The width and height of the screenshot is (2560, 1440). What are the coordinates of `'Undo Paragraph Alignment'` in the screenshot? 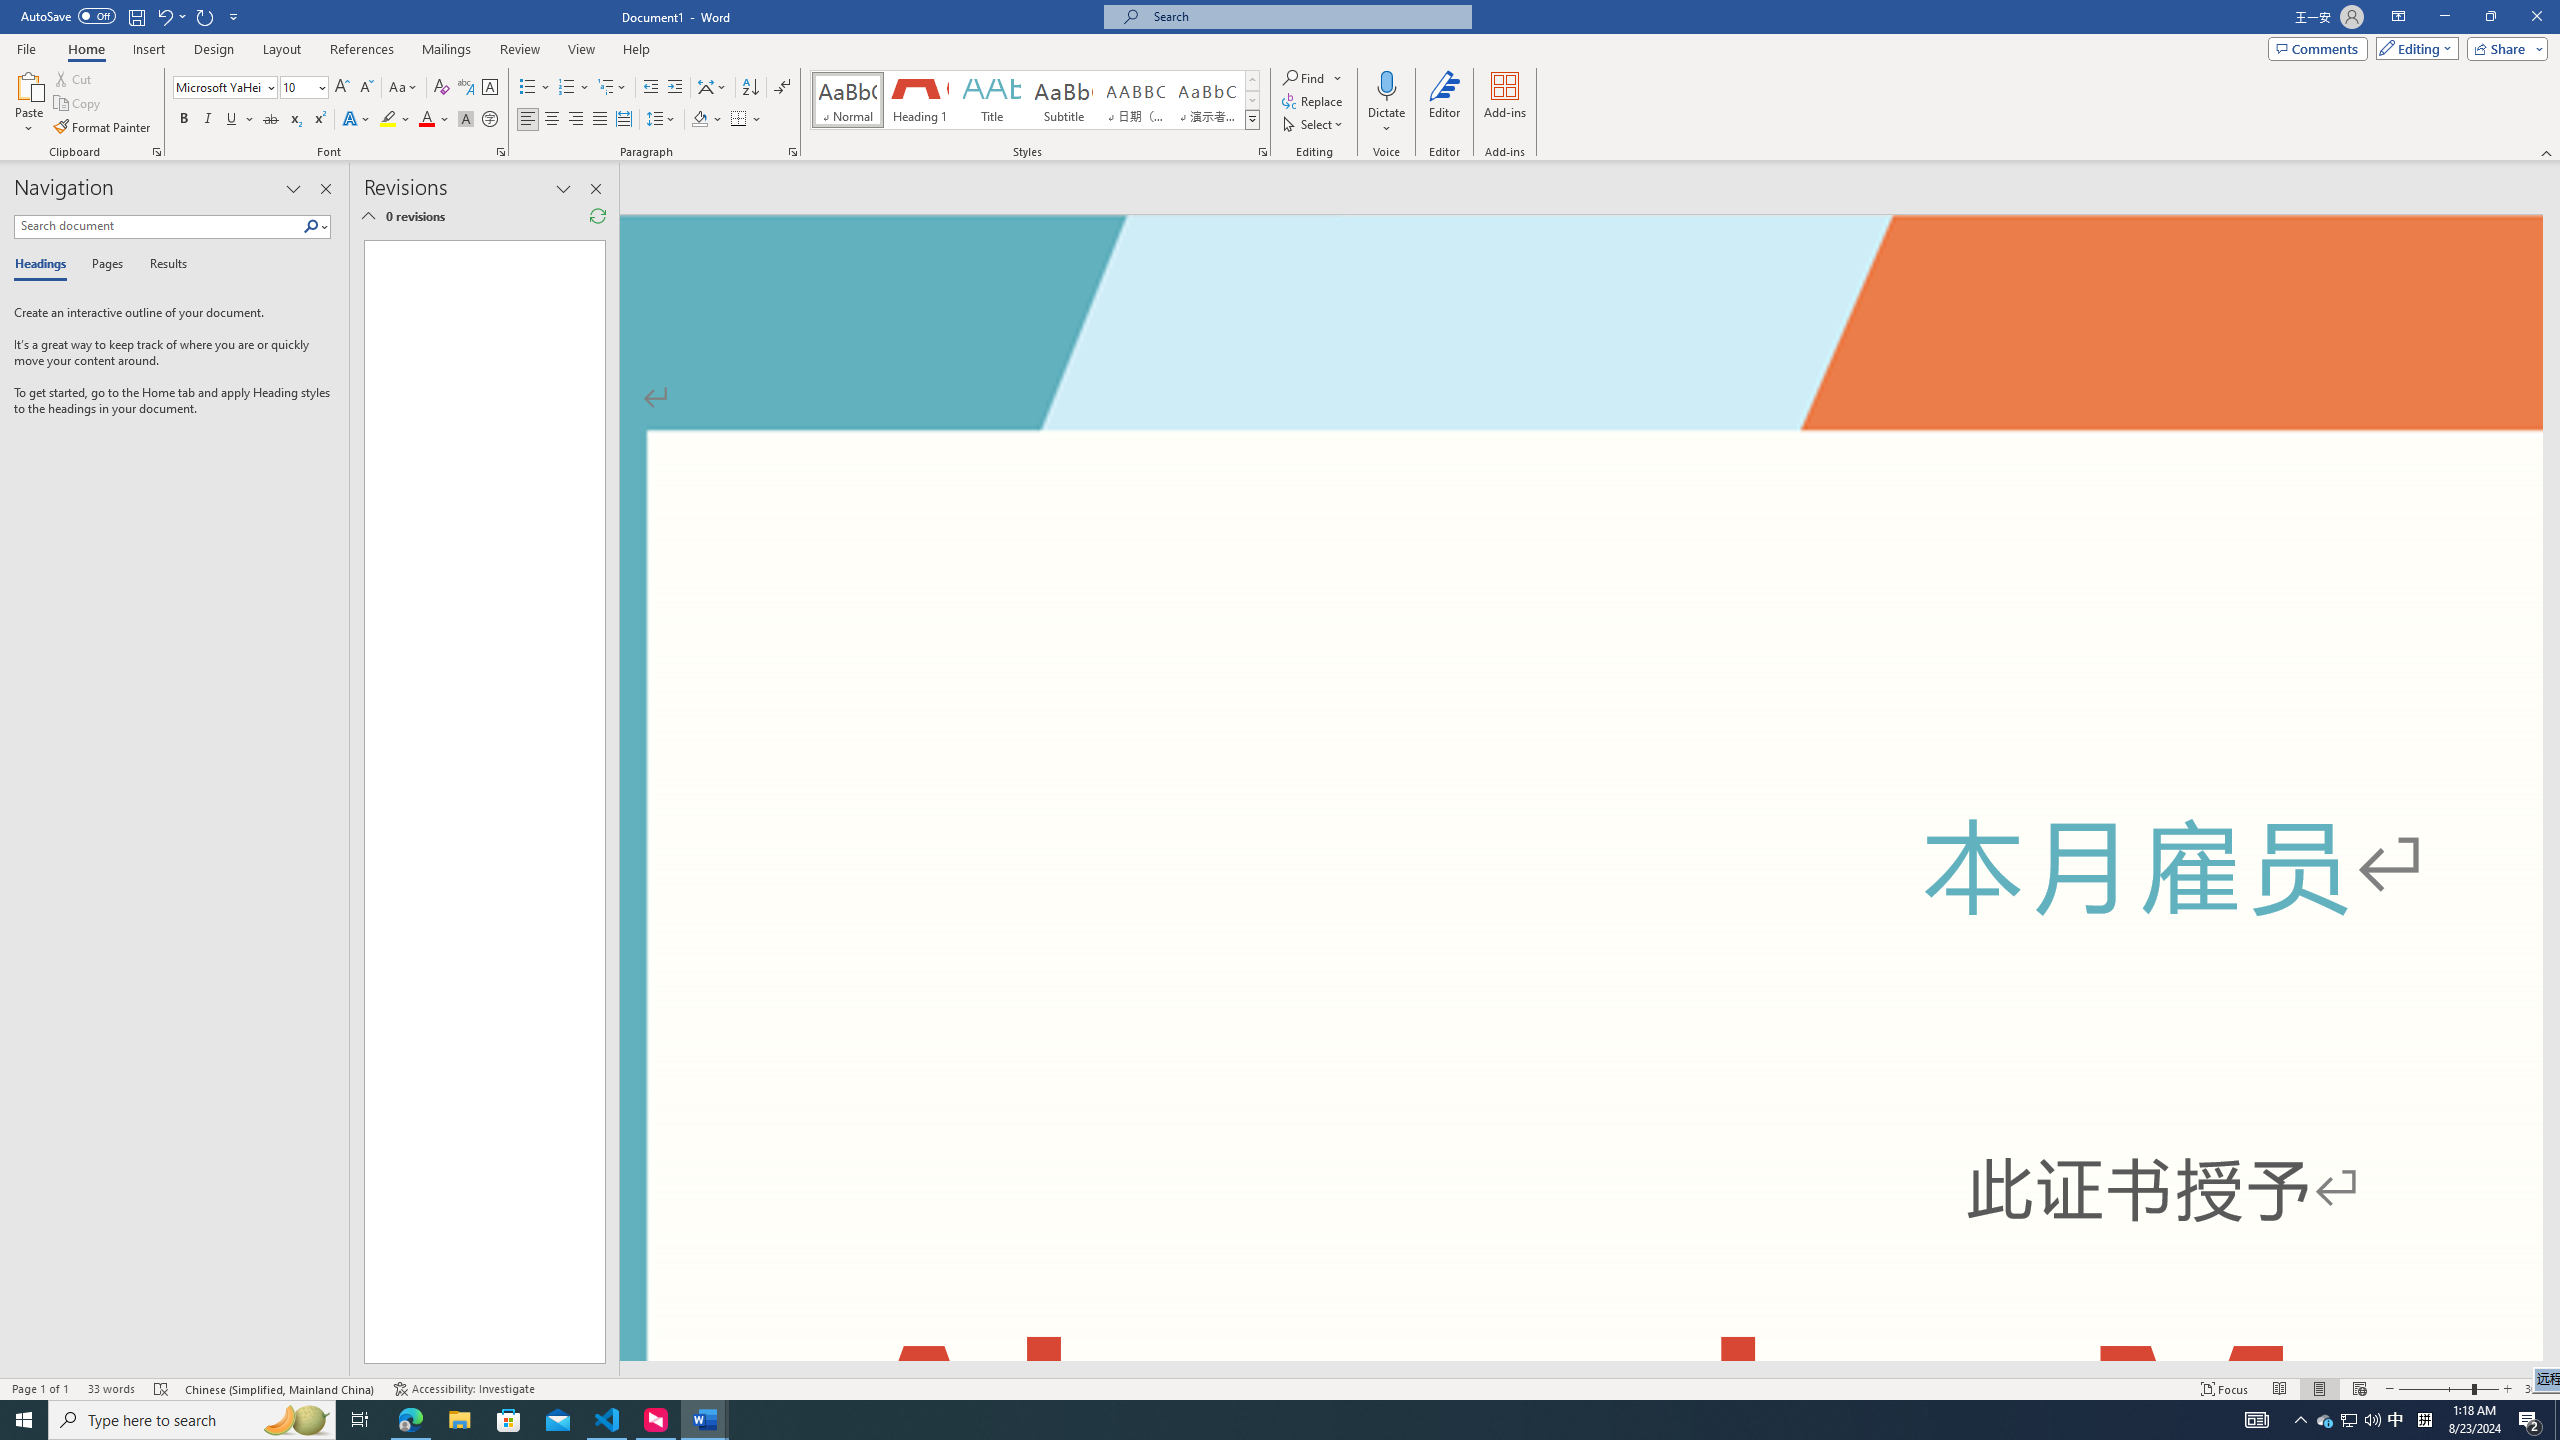 It's located at (163, 15).